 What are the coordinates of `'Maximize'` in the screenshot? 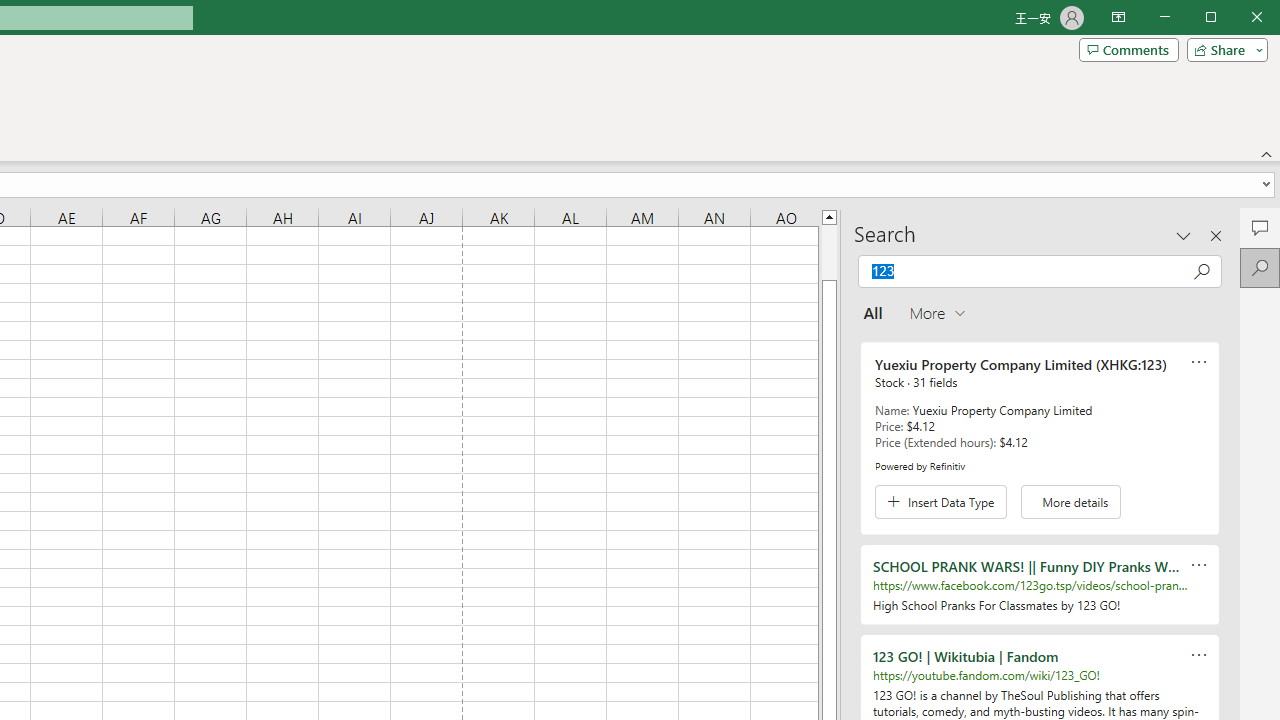 It's located at (1238, 19).